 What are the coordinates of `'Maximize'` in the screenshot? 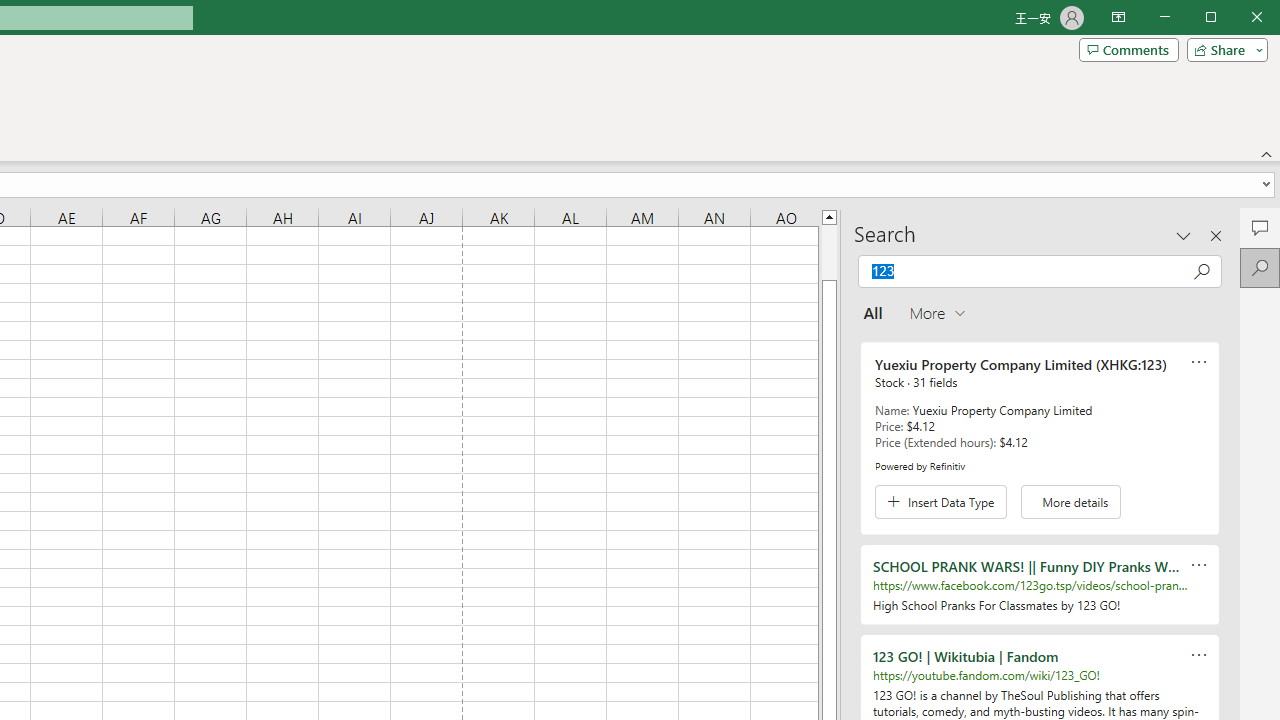 It's located at (1238, 19).